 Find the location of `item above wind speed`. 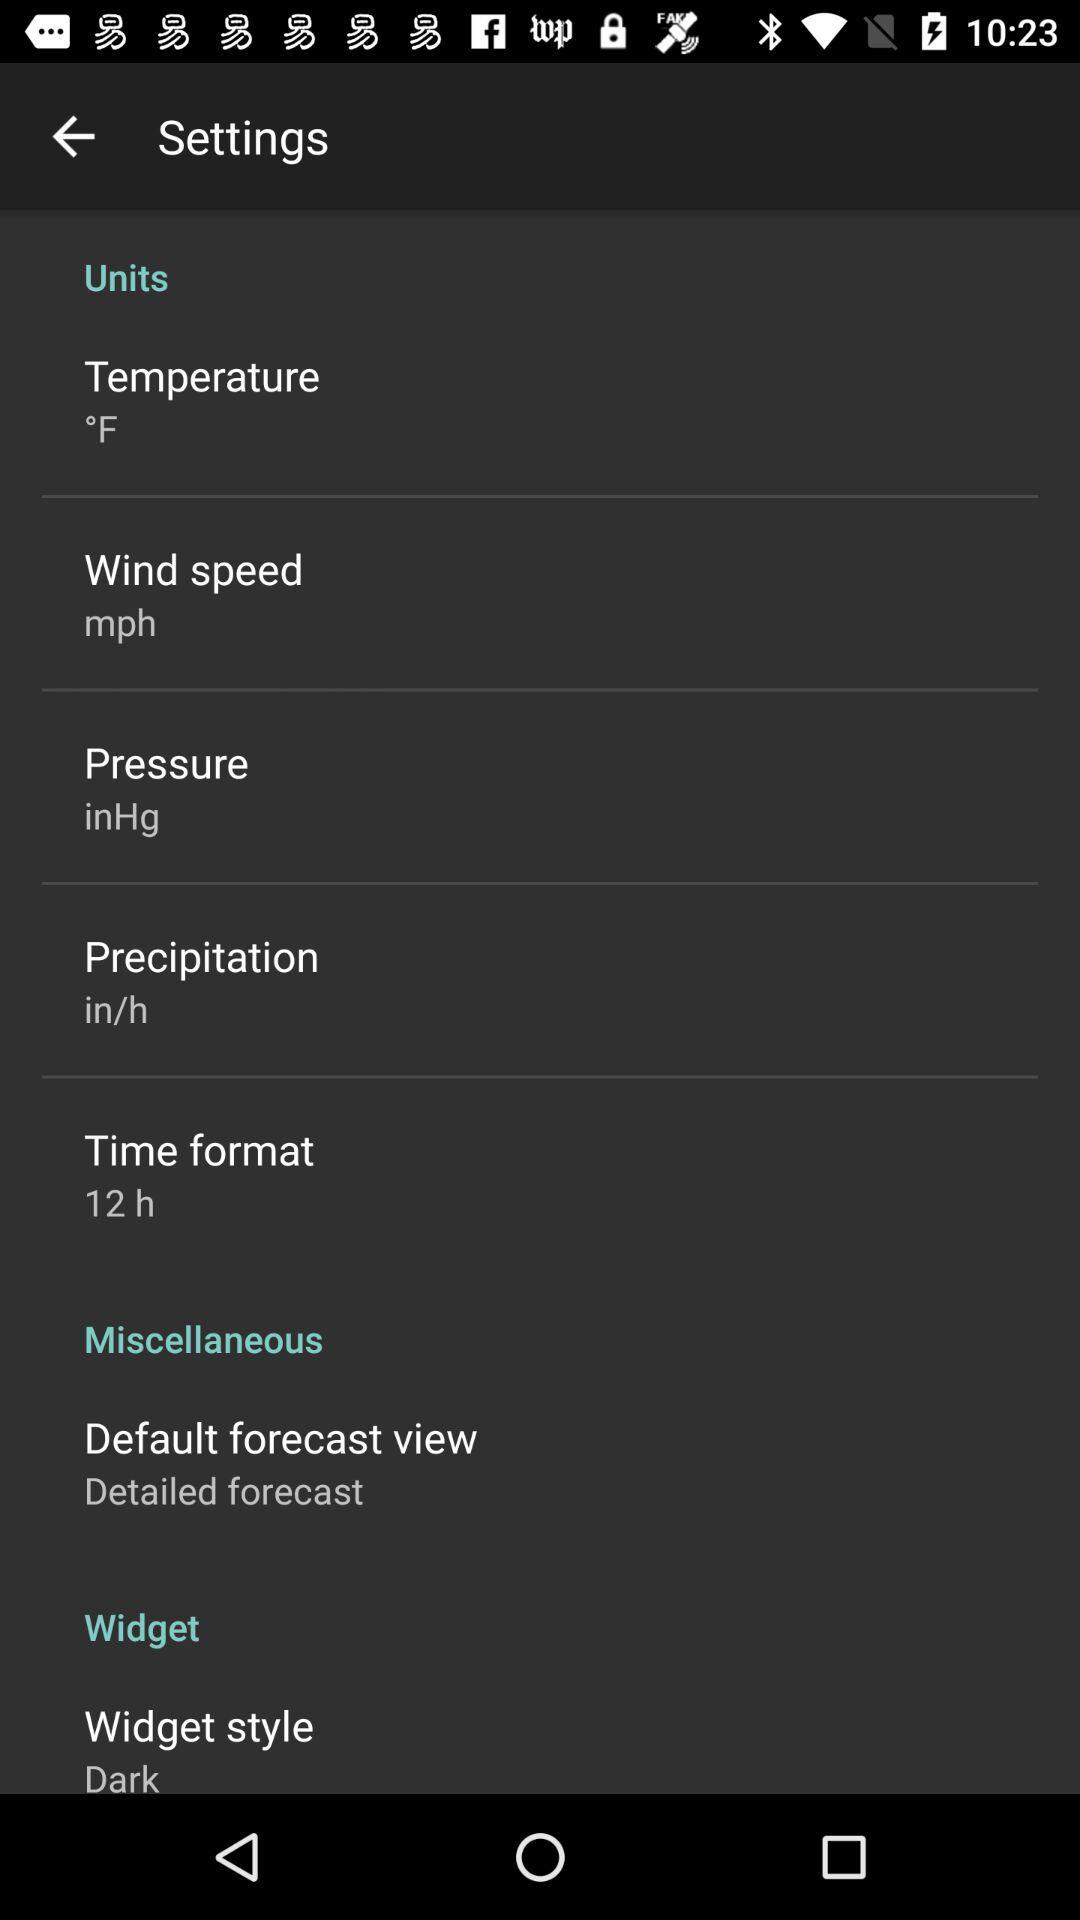

item above wind speed is located at coordinates (100, 427).